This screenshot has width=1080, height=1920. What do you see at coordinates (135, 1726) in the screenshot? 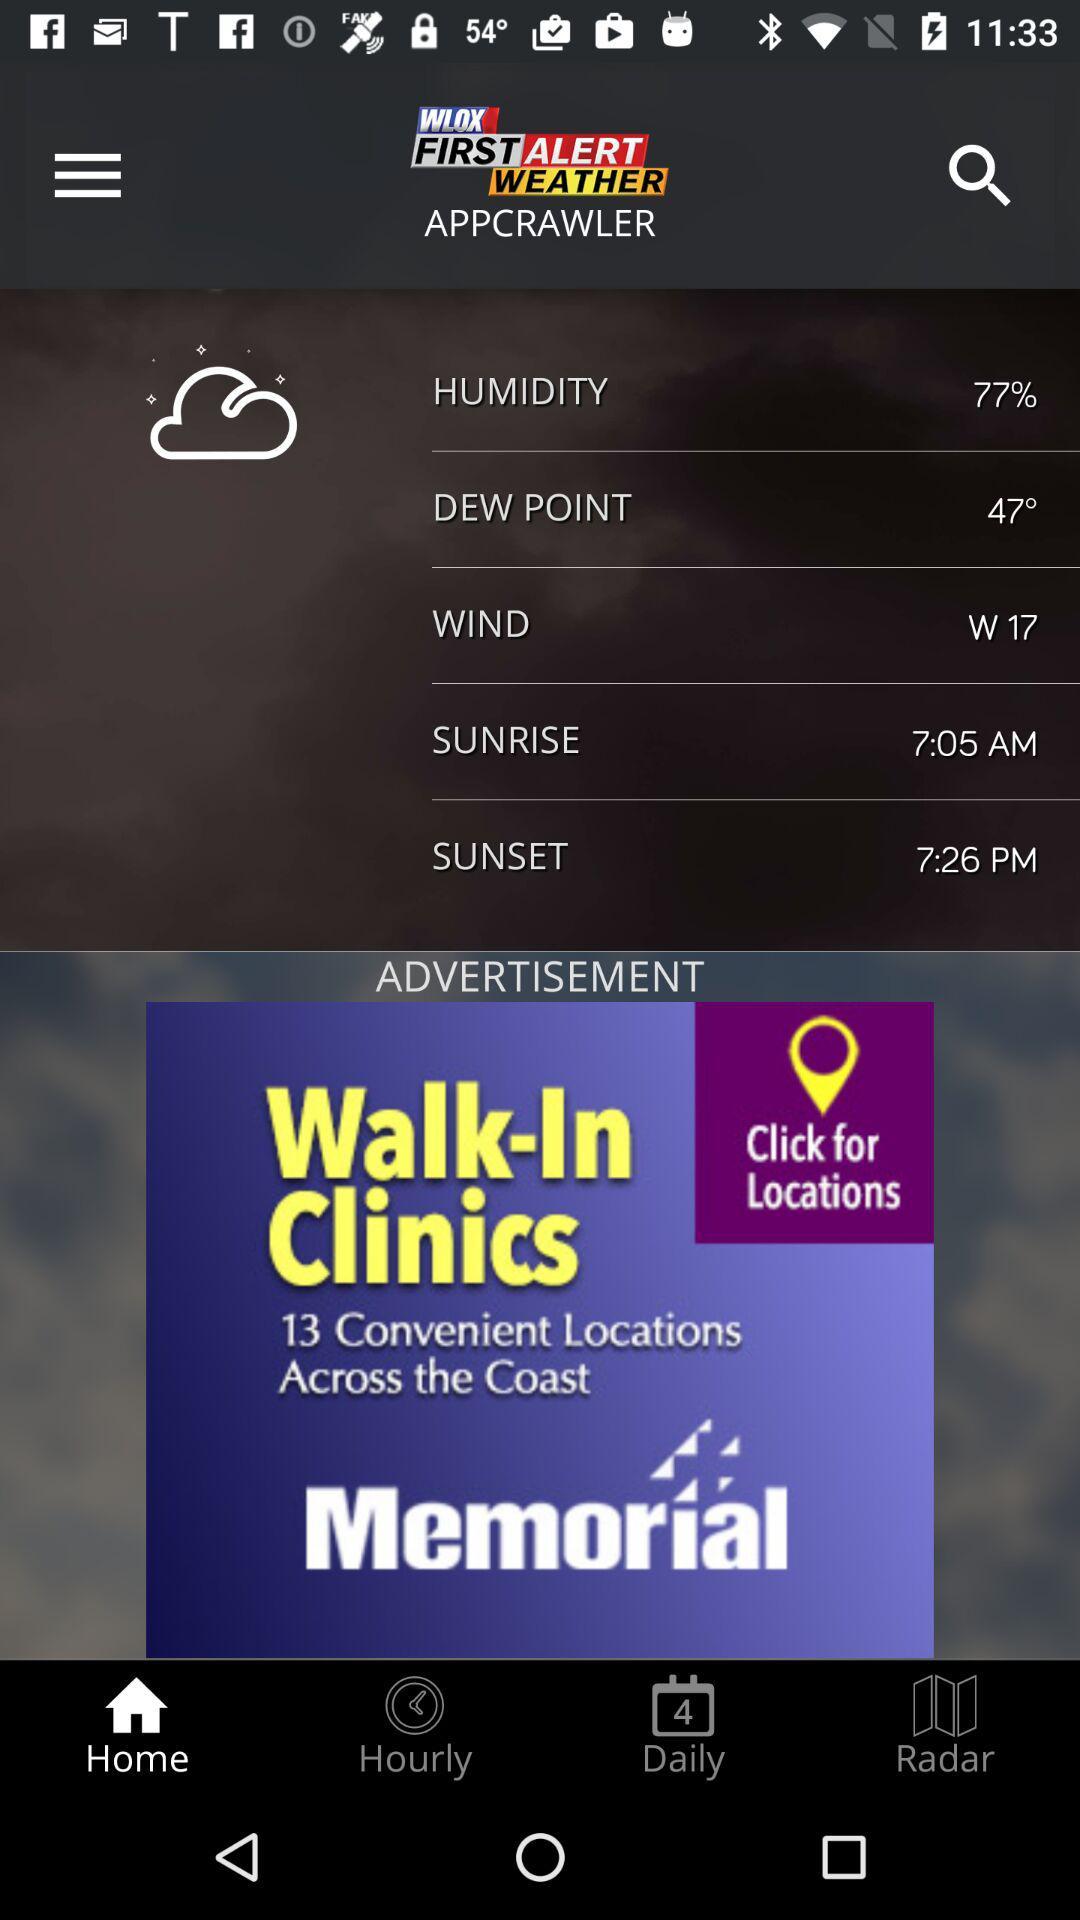
I see `the home` at bounding box center [135, 1726].